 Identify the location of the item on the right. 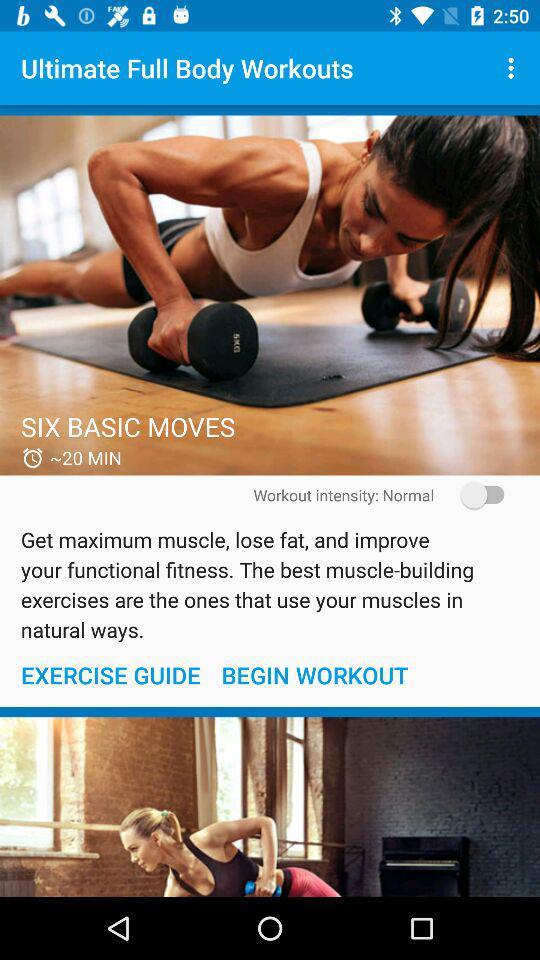
(475, 494).